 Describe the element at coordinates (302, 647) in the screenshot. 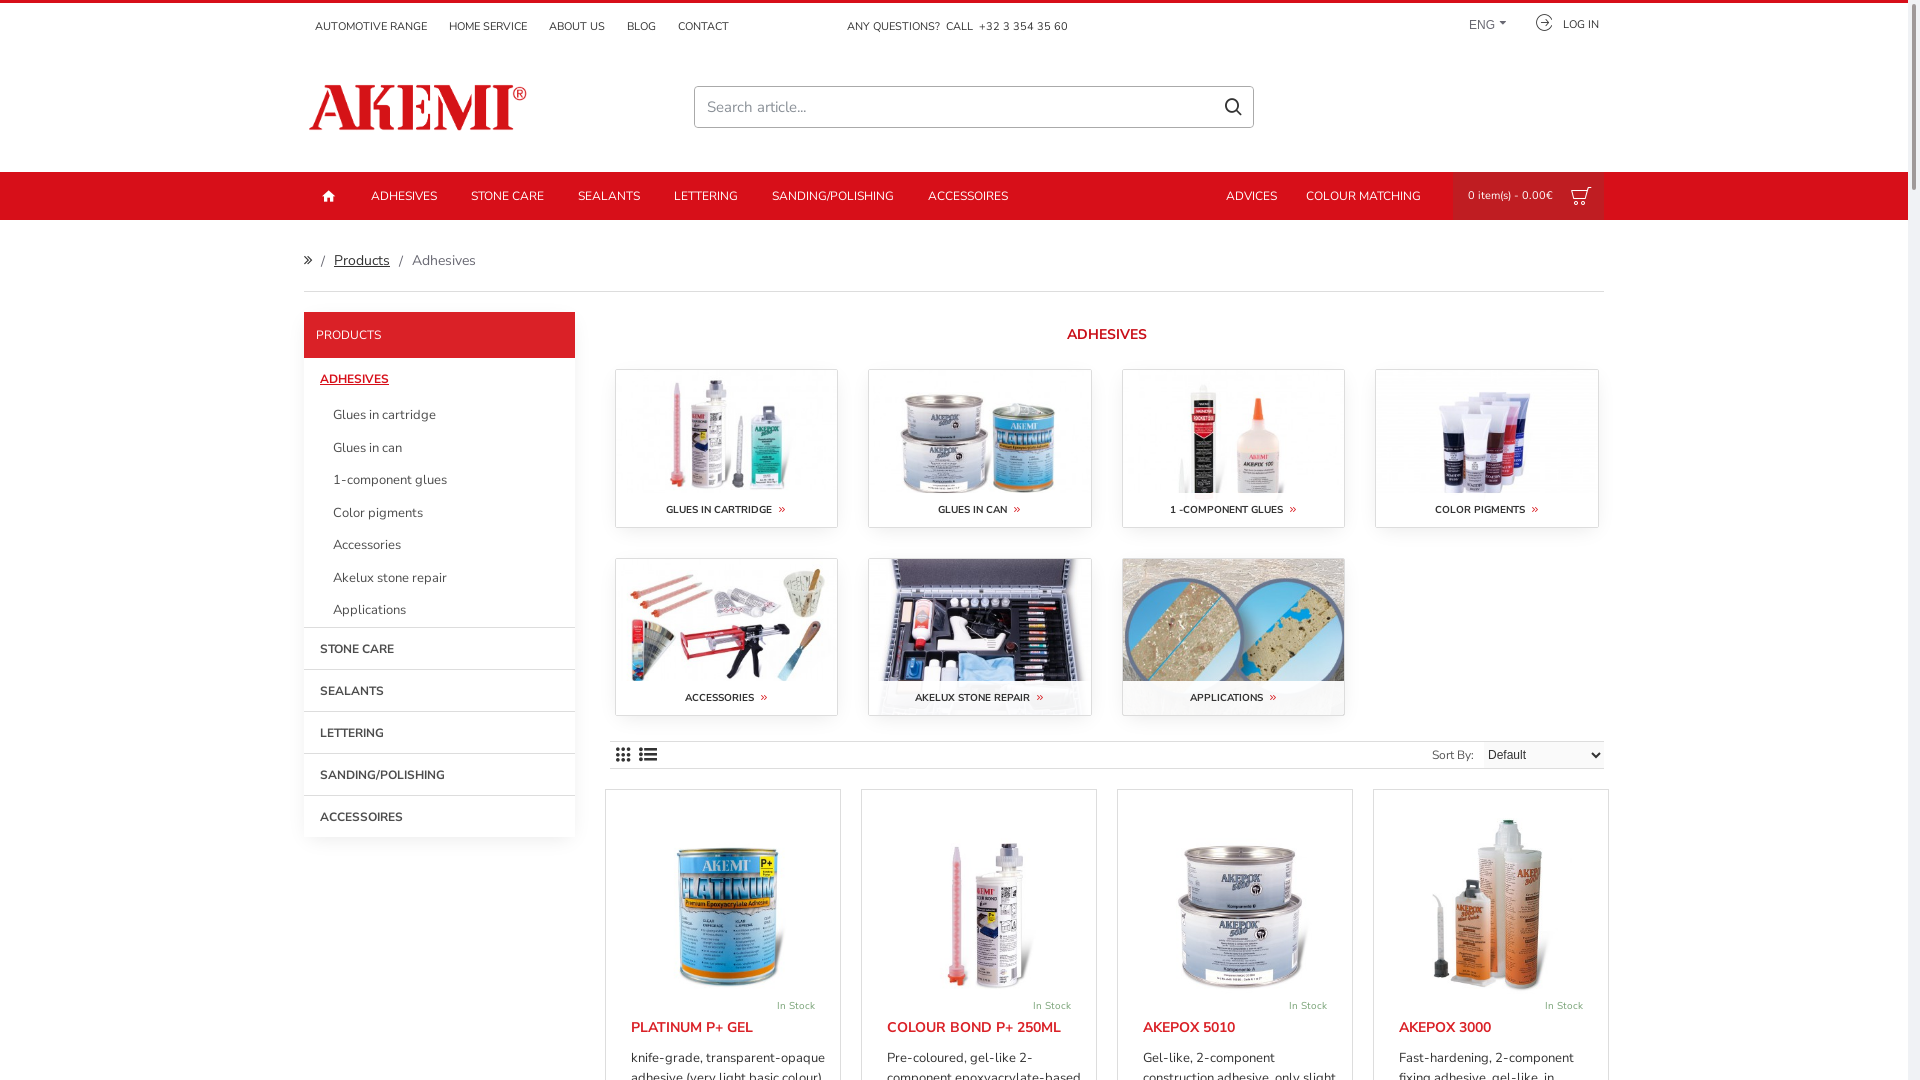

I see `'STONE CARE'` at that location.